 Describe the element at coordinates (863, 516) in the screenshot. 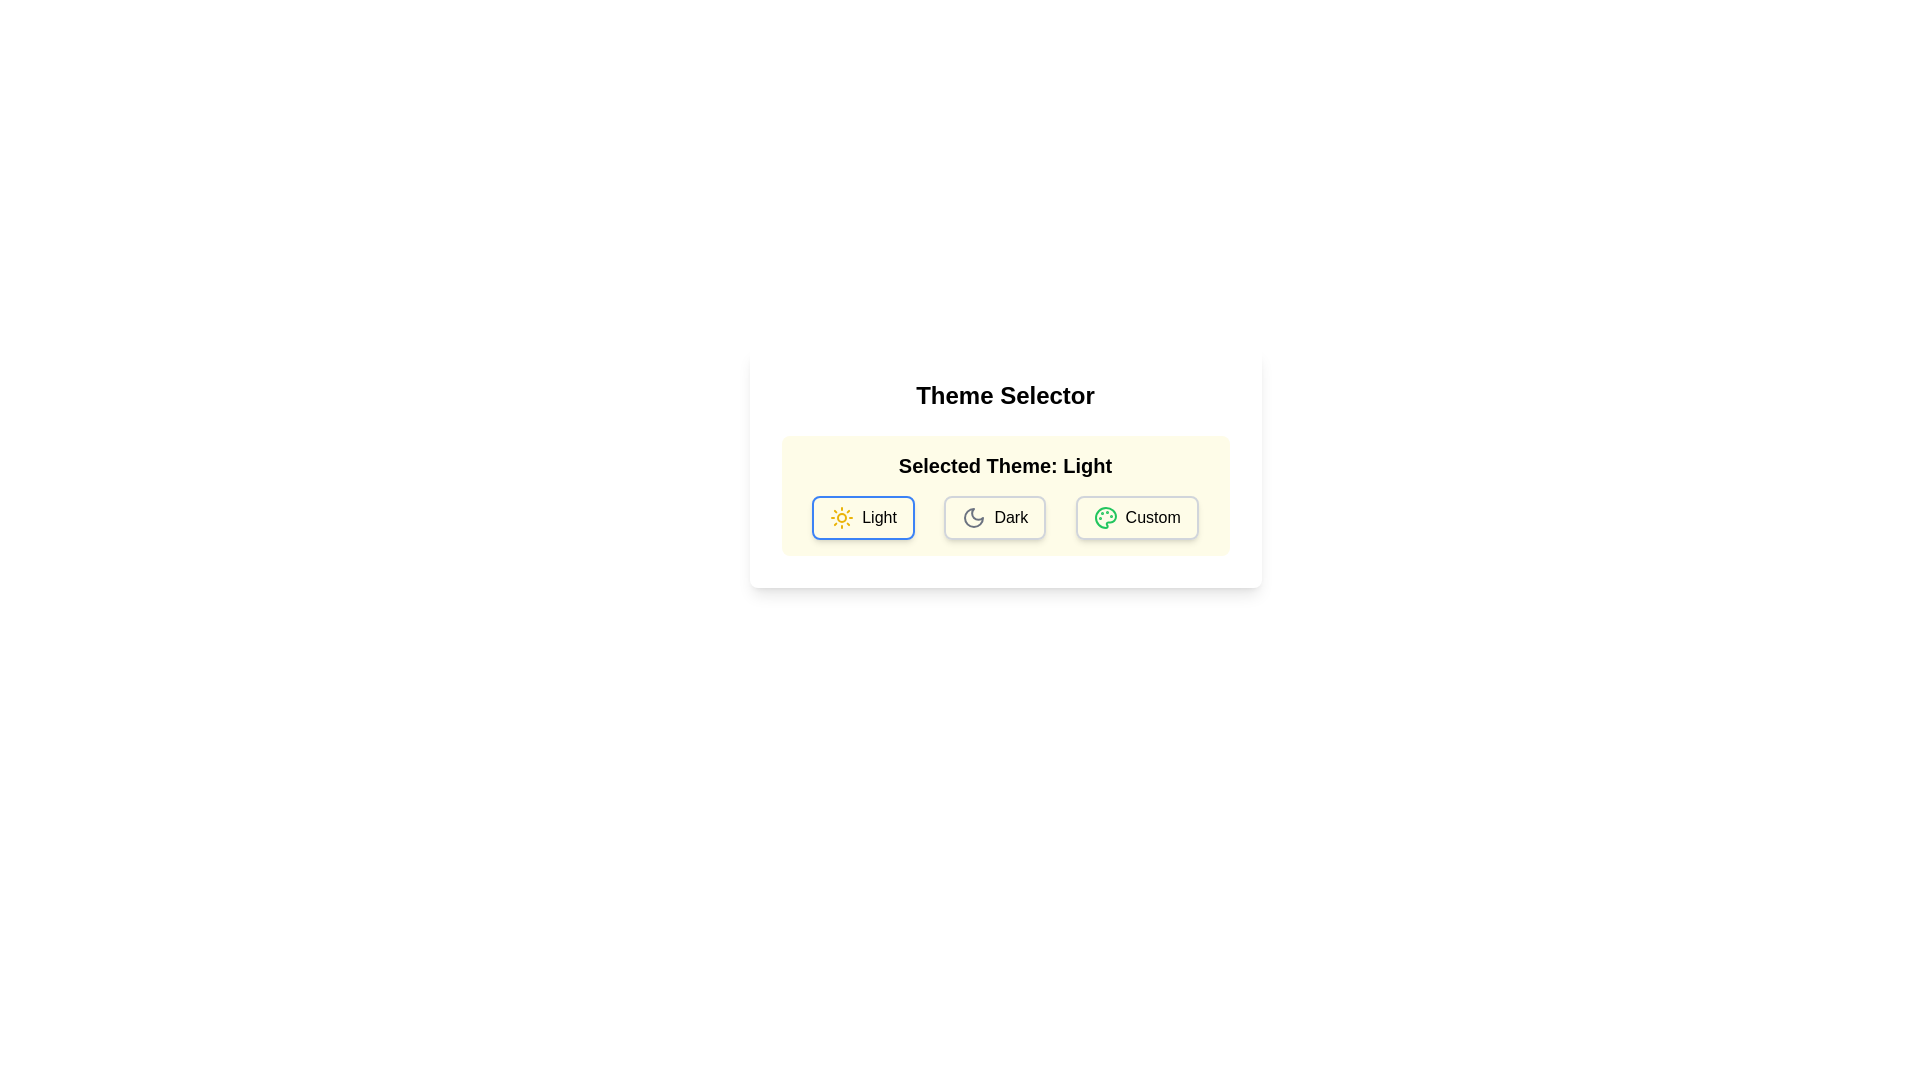

I see `the 'Light' button, which is the first button in a row of theme selection options, styled with rounded corners and a sun icon` at that location.